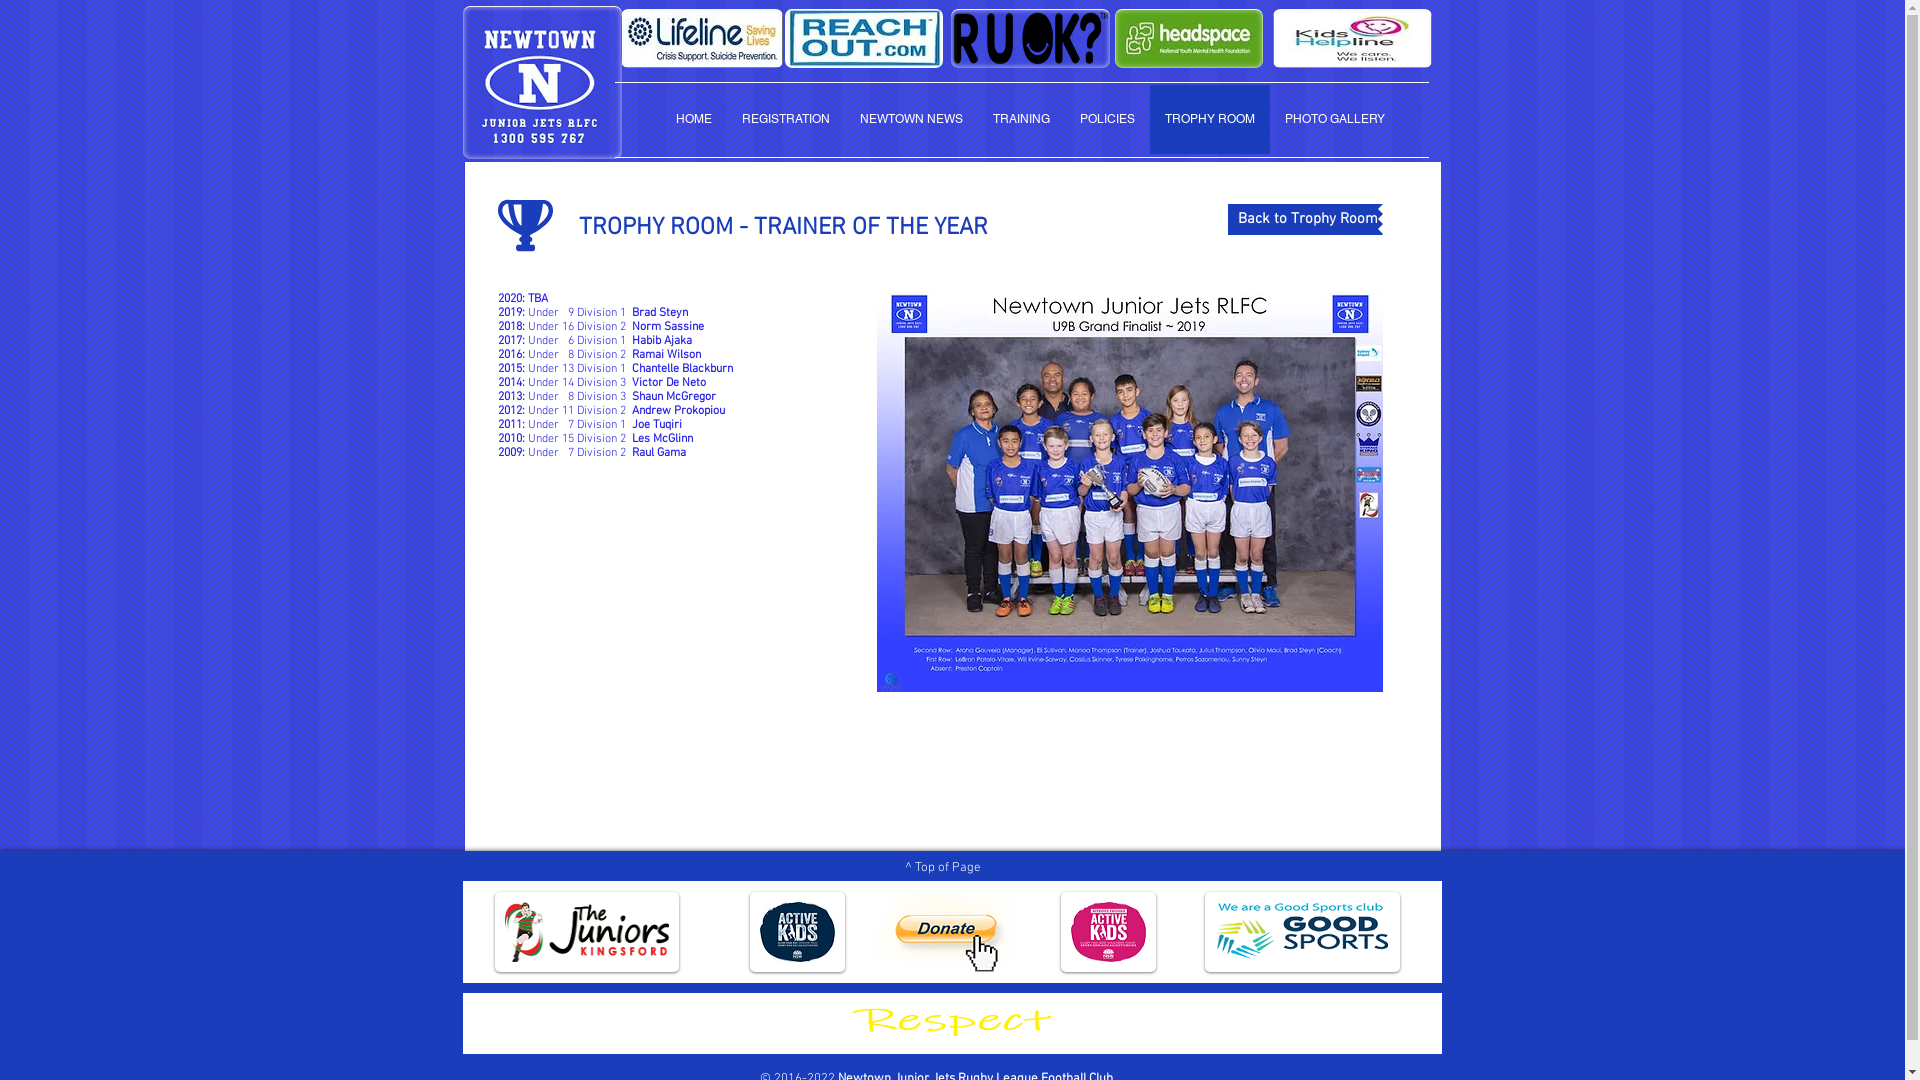 Image resolution: width=1920 pixels, height=1080 pixels. I want to click on 'HOME', so click(692, 119).